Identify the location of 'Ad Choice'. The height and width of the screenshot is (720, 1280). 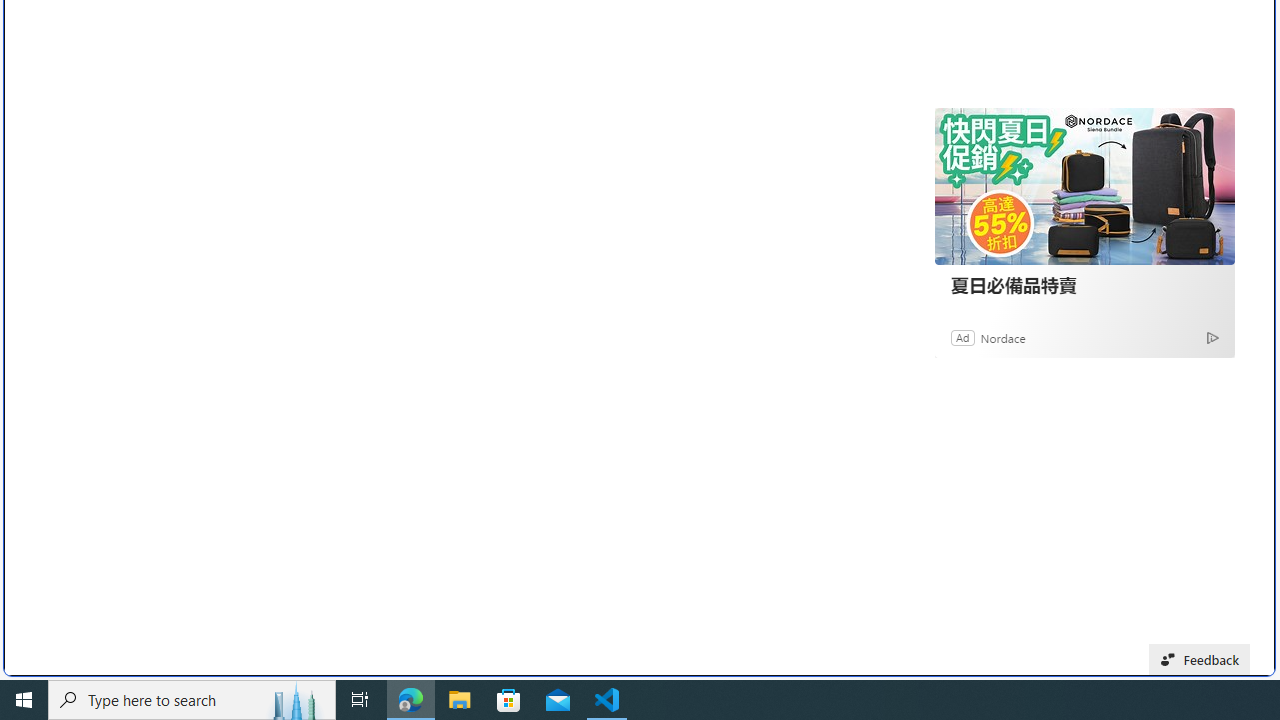
(1211, 336).